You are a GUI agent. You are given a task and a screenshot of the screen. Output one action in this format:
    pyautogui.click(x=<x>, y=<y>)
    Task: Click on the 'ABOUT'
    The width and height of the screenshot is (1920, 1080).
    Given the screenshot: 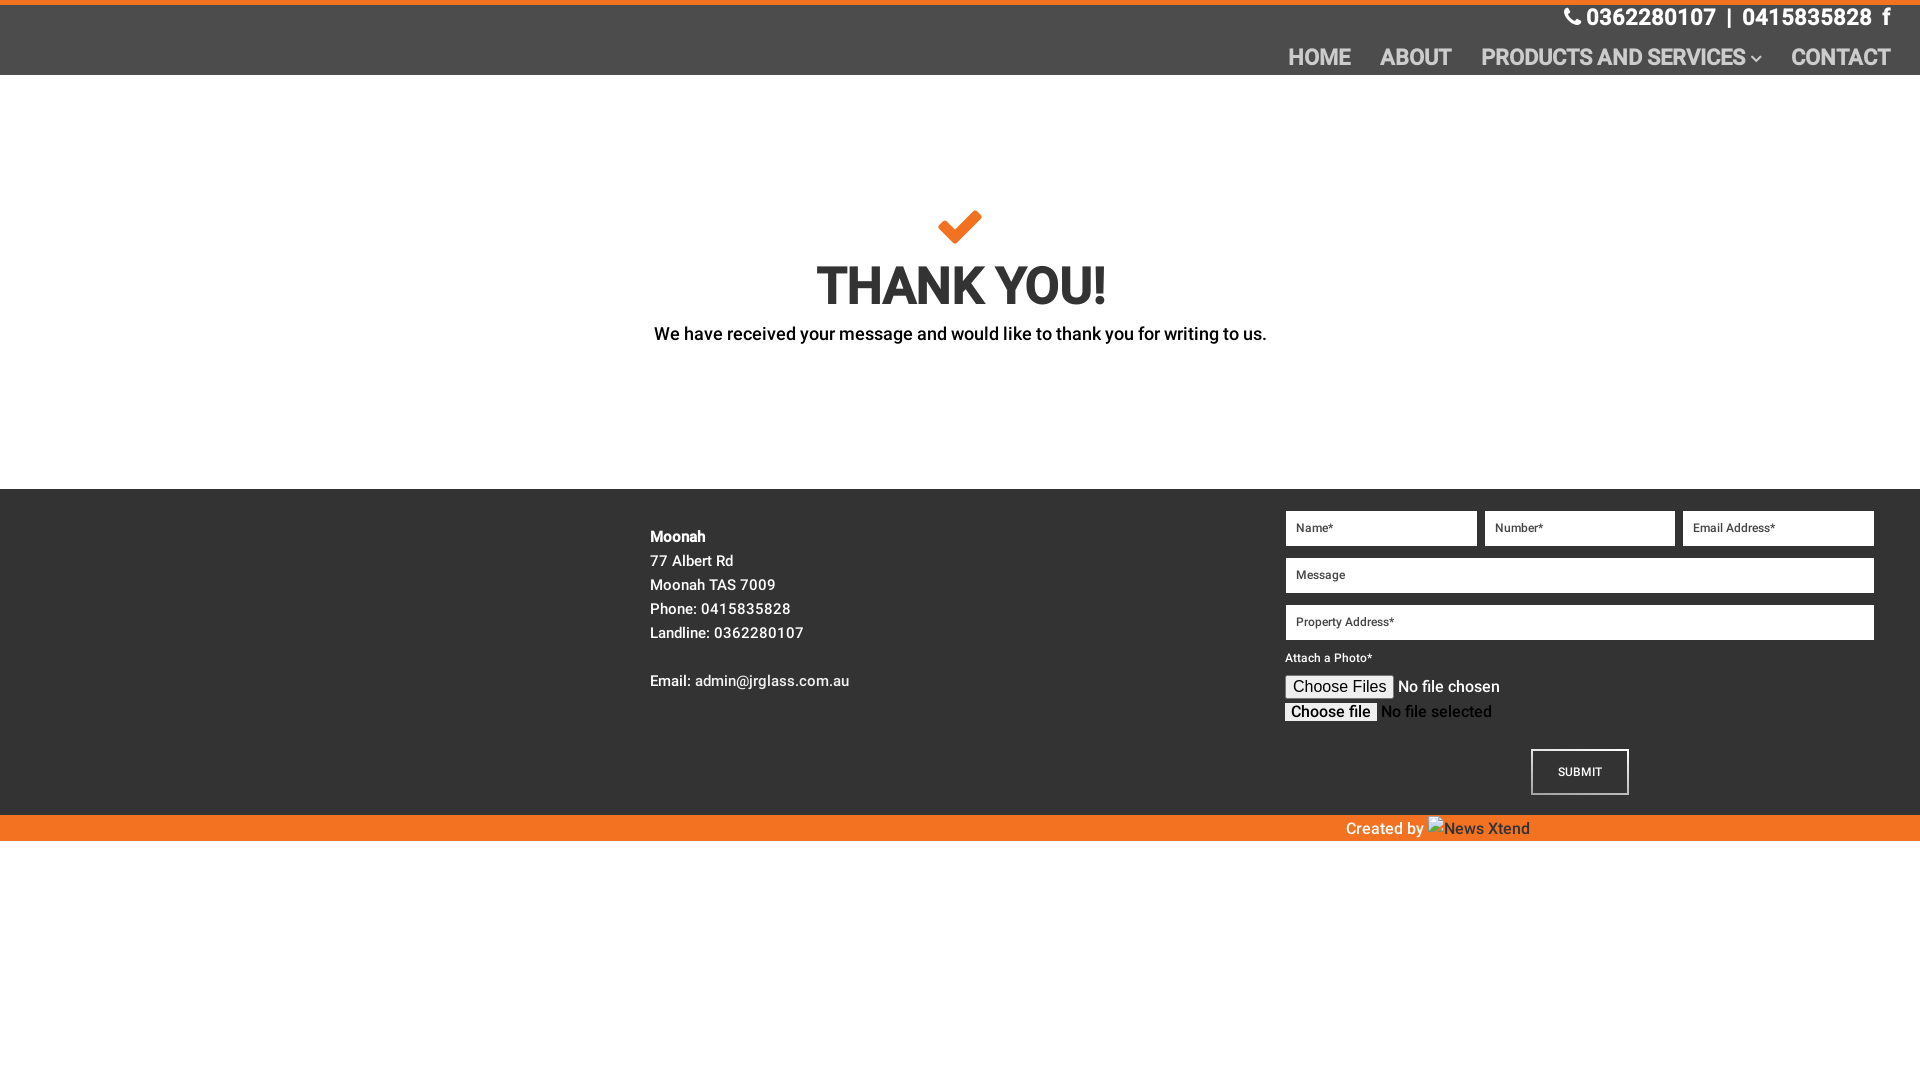 What is the action you would take?
    pyautogui.click(x=1414, y=57)
    